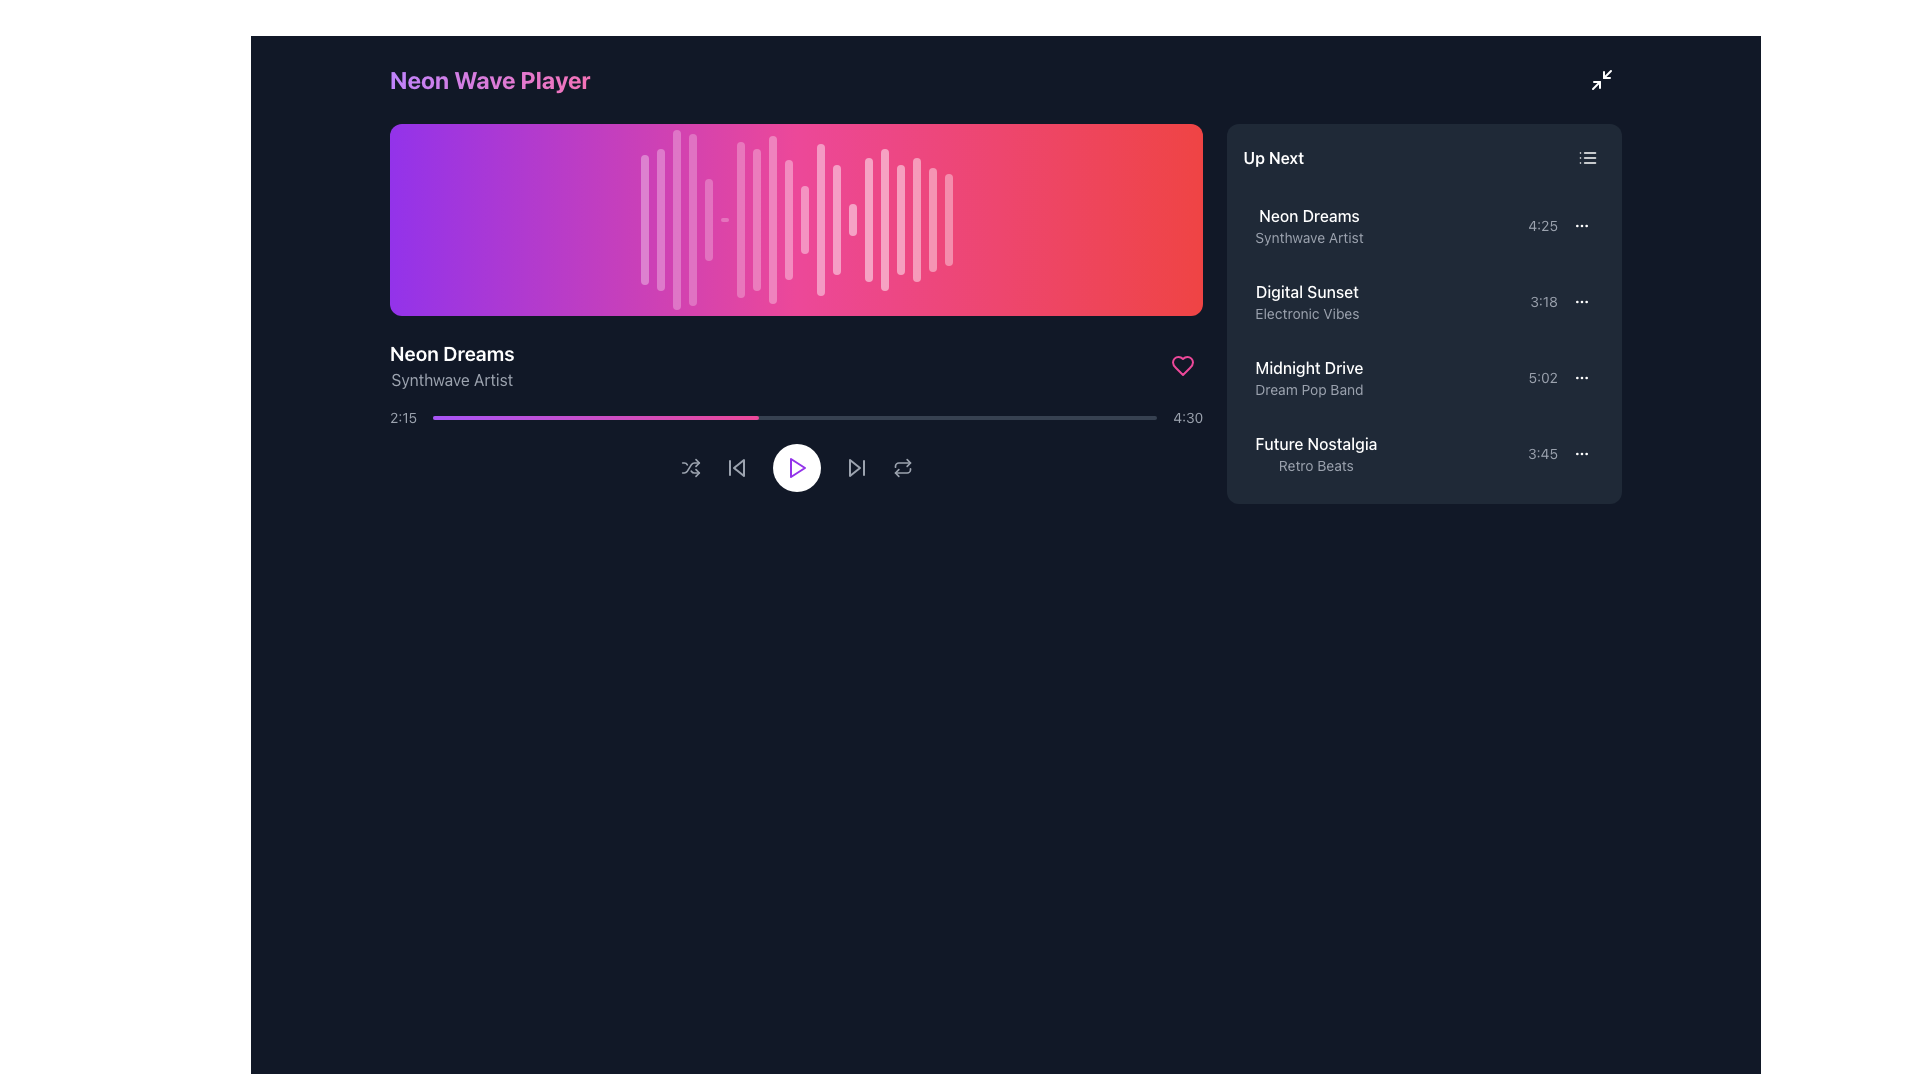 This screenshot has width=1920, height=1080. Describe the element at coordinates (1316, 466) in the screenshot. I see `the static text label providing additional descriptive information for the music item 'Future Nostalgia', located beneath its details in the right-hand panel under 'Up Next'` at that location.